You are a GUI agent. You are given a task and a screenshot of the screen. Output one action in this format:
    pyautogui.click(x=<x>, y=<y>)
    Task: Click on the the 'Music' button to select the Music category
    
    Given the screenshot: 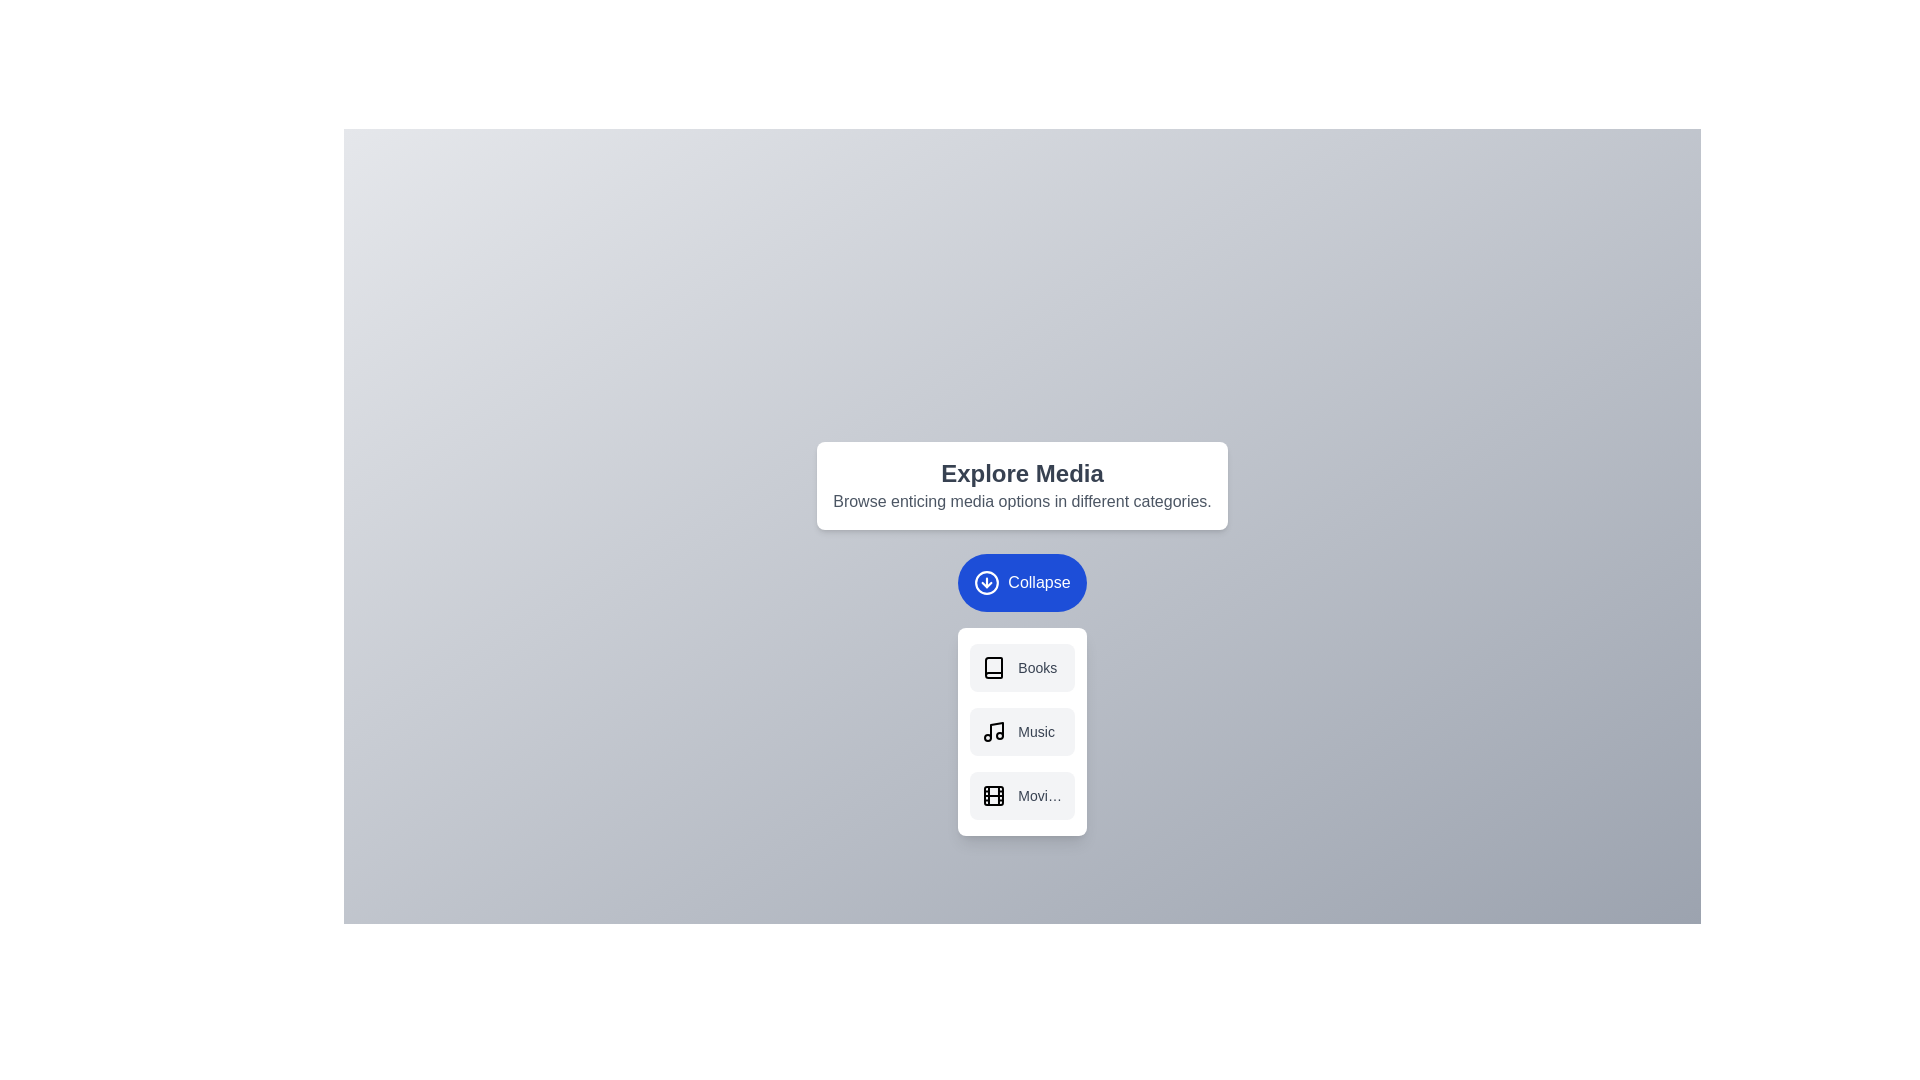 What is the action you would take?
    pyautogui.click(x=1022, y=731)
    